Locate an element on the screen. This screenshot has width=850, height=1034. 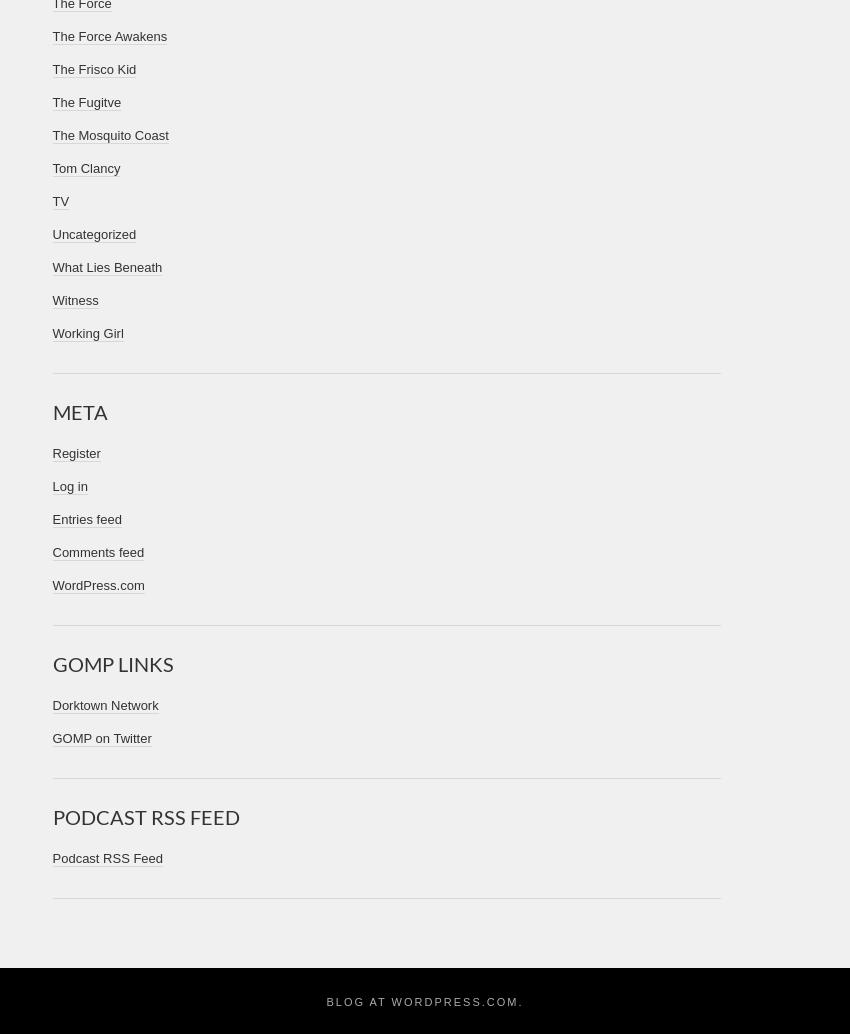
'TV' is located at coordinates (60, 201).